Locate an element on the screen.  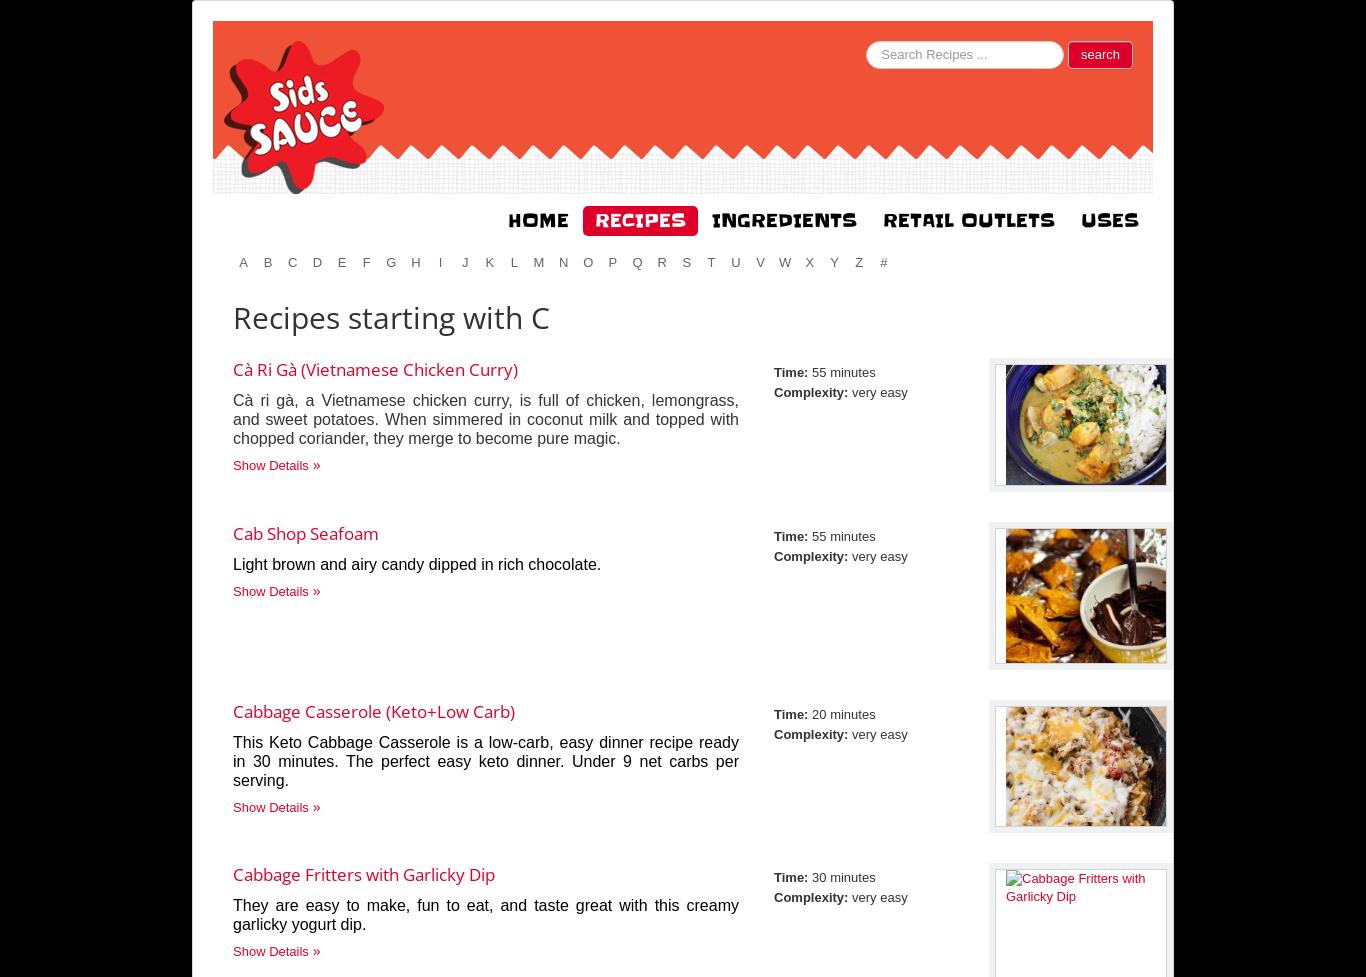
'z' is located at coordinates (857, 261).